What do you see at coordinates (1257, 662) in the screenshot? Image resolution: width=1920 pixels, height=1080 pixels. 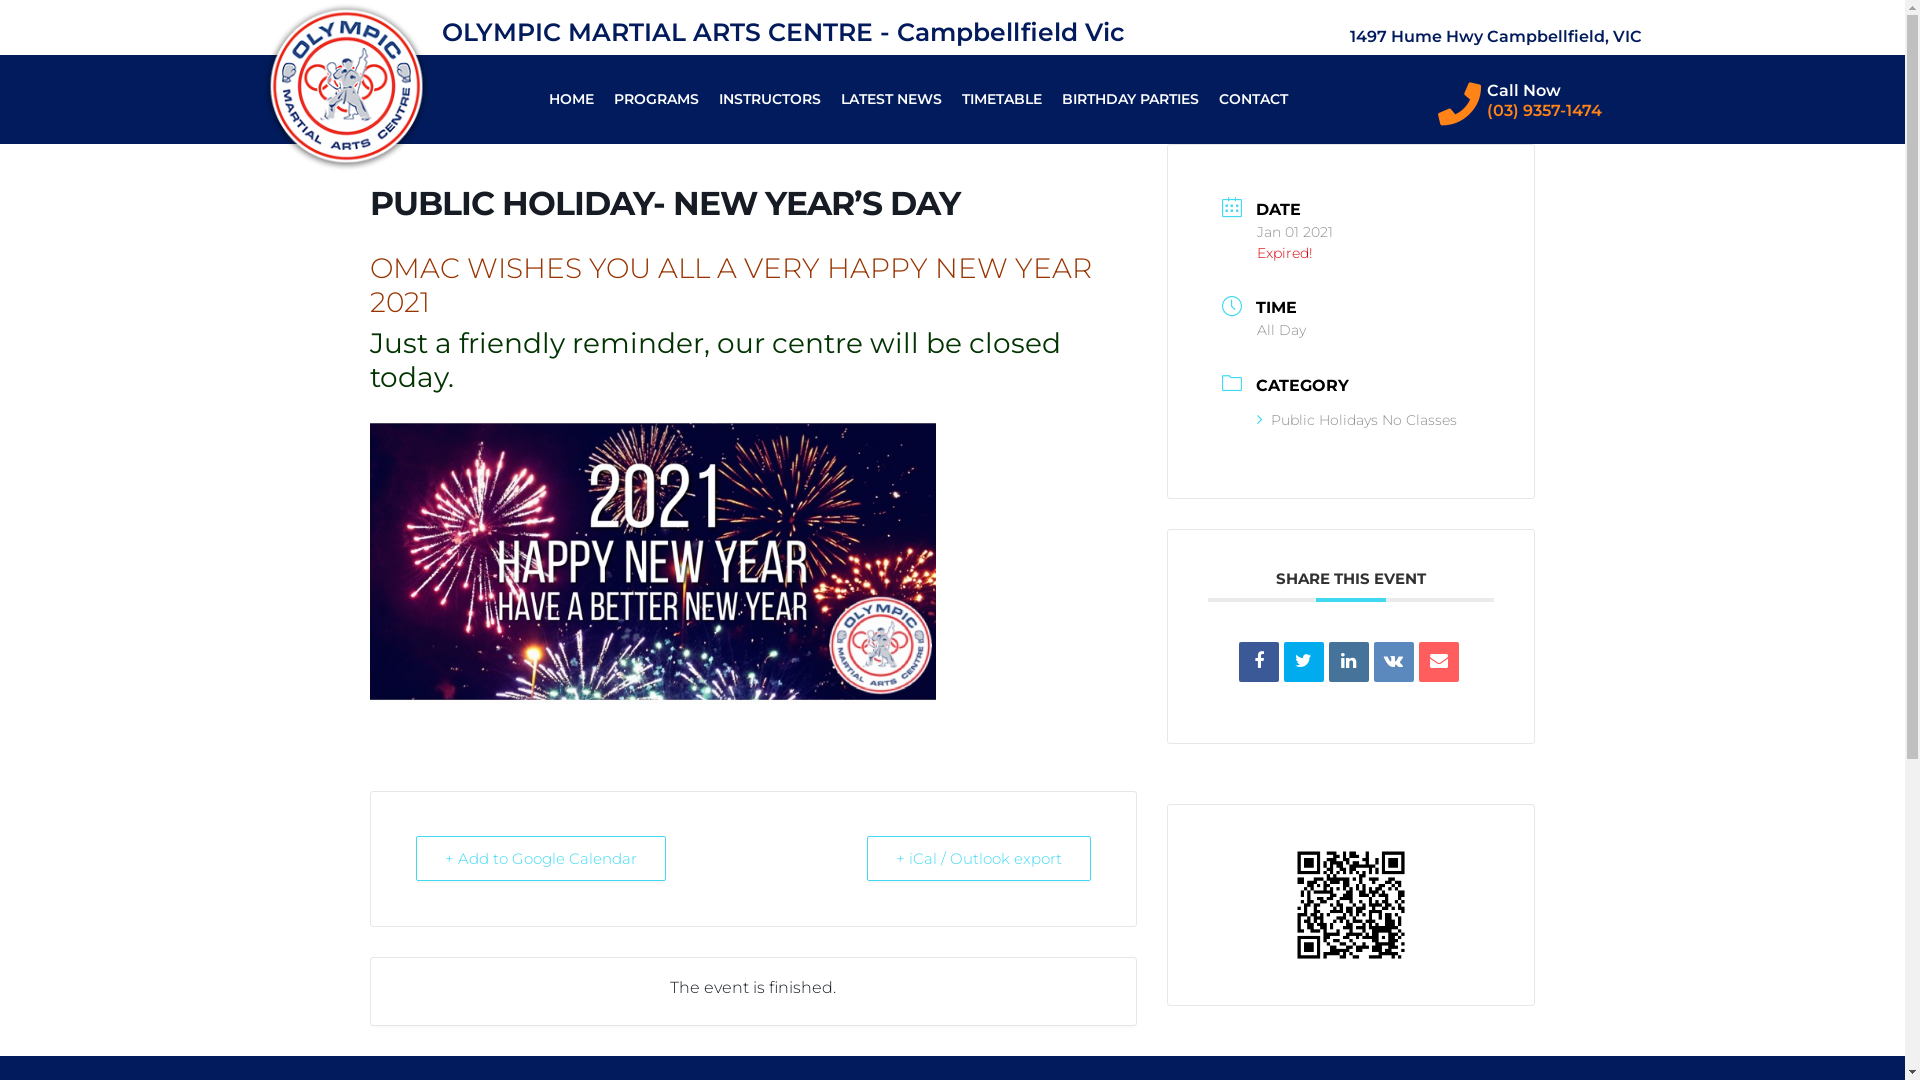 I see `'Share on Facebook'` at bounding box center [1257, 662].